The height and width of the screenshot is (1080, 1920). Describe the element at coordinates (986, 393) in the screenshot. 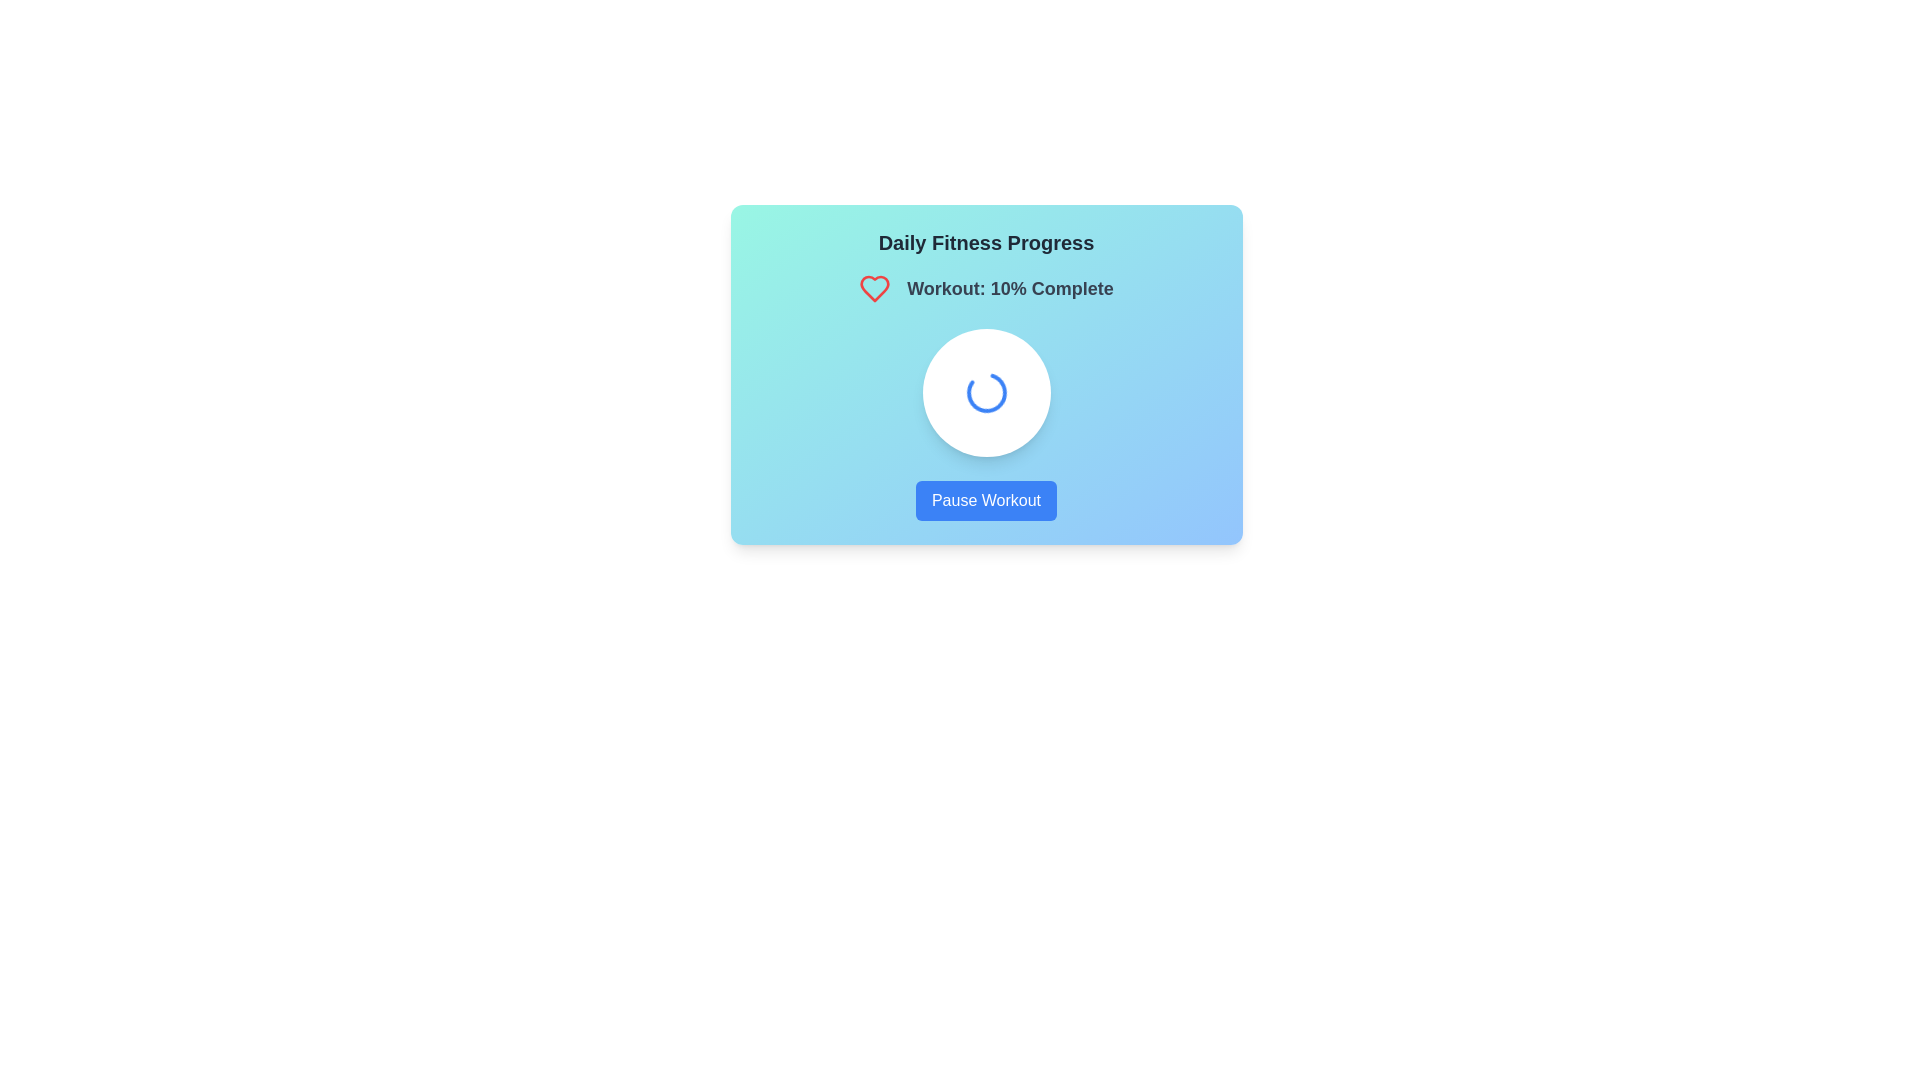

I see `the Loader or Loading Indicator located centrally within the card titled 'Daily Fitness Progress'` at that location.